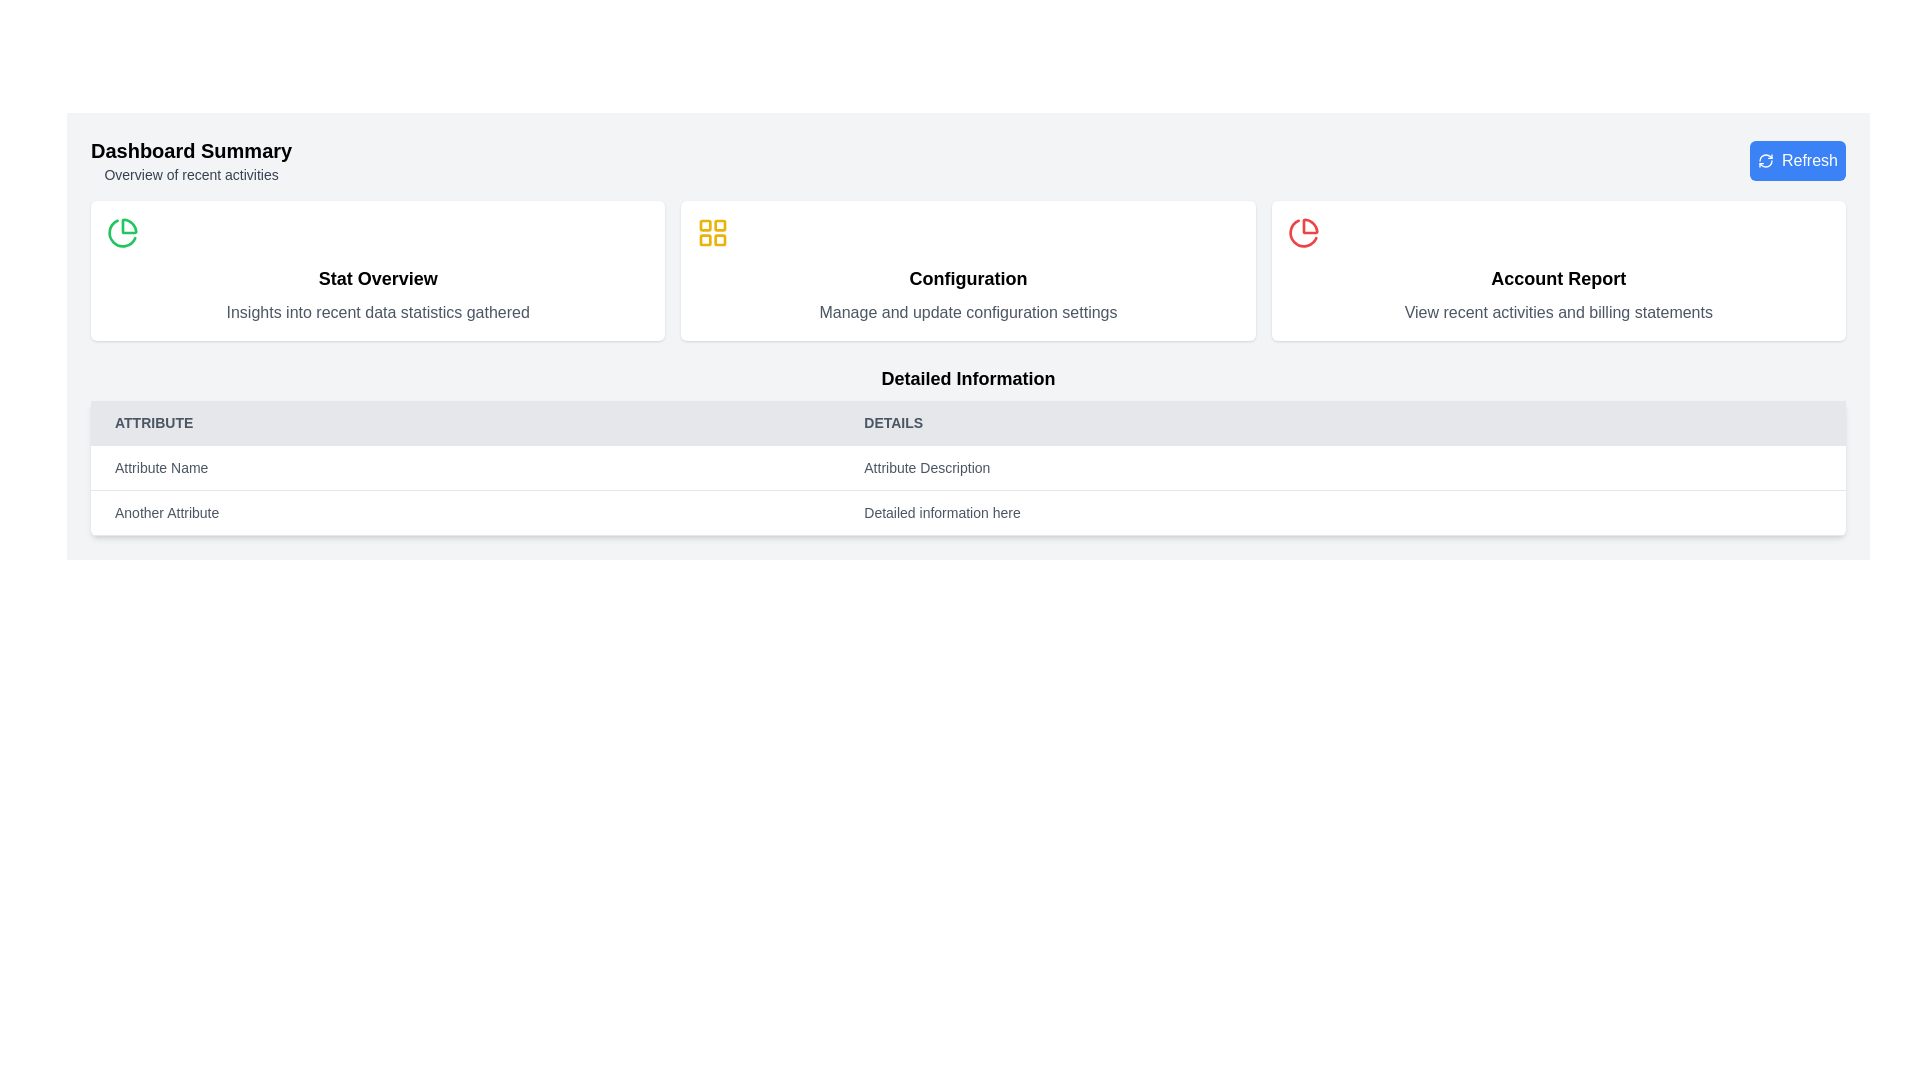 This screenshot has width=1920, height=1080. I want to click on the descriptive subtitle text label for the 'Configuration' section located in the middle card of the interface, positioned below the text 'Configuration', so click(968, 312).